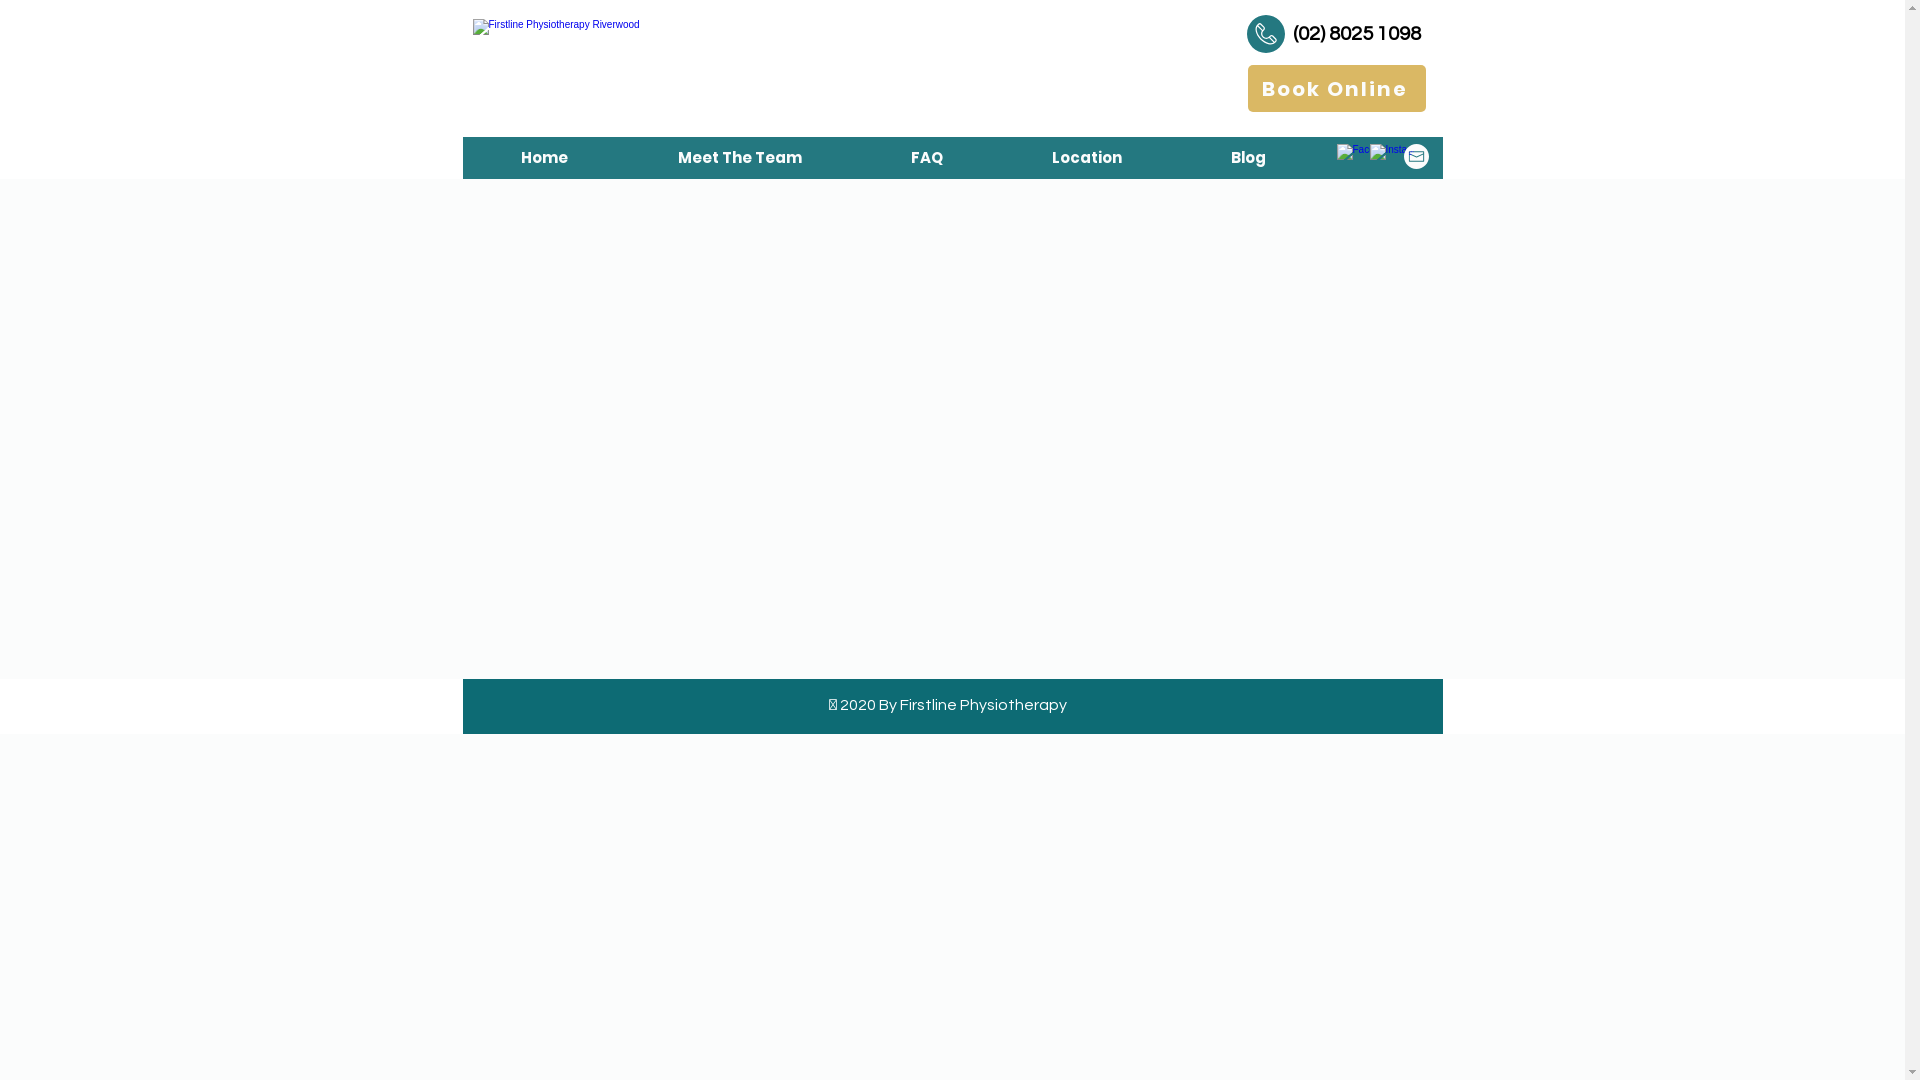 The image size is (1920, 1080). Describe the element at coordinates (1247, 156) in the screenshot. I see `'Blog'` at that location.